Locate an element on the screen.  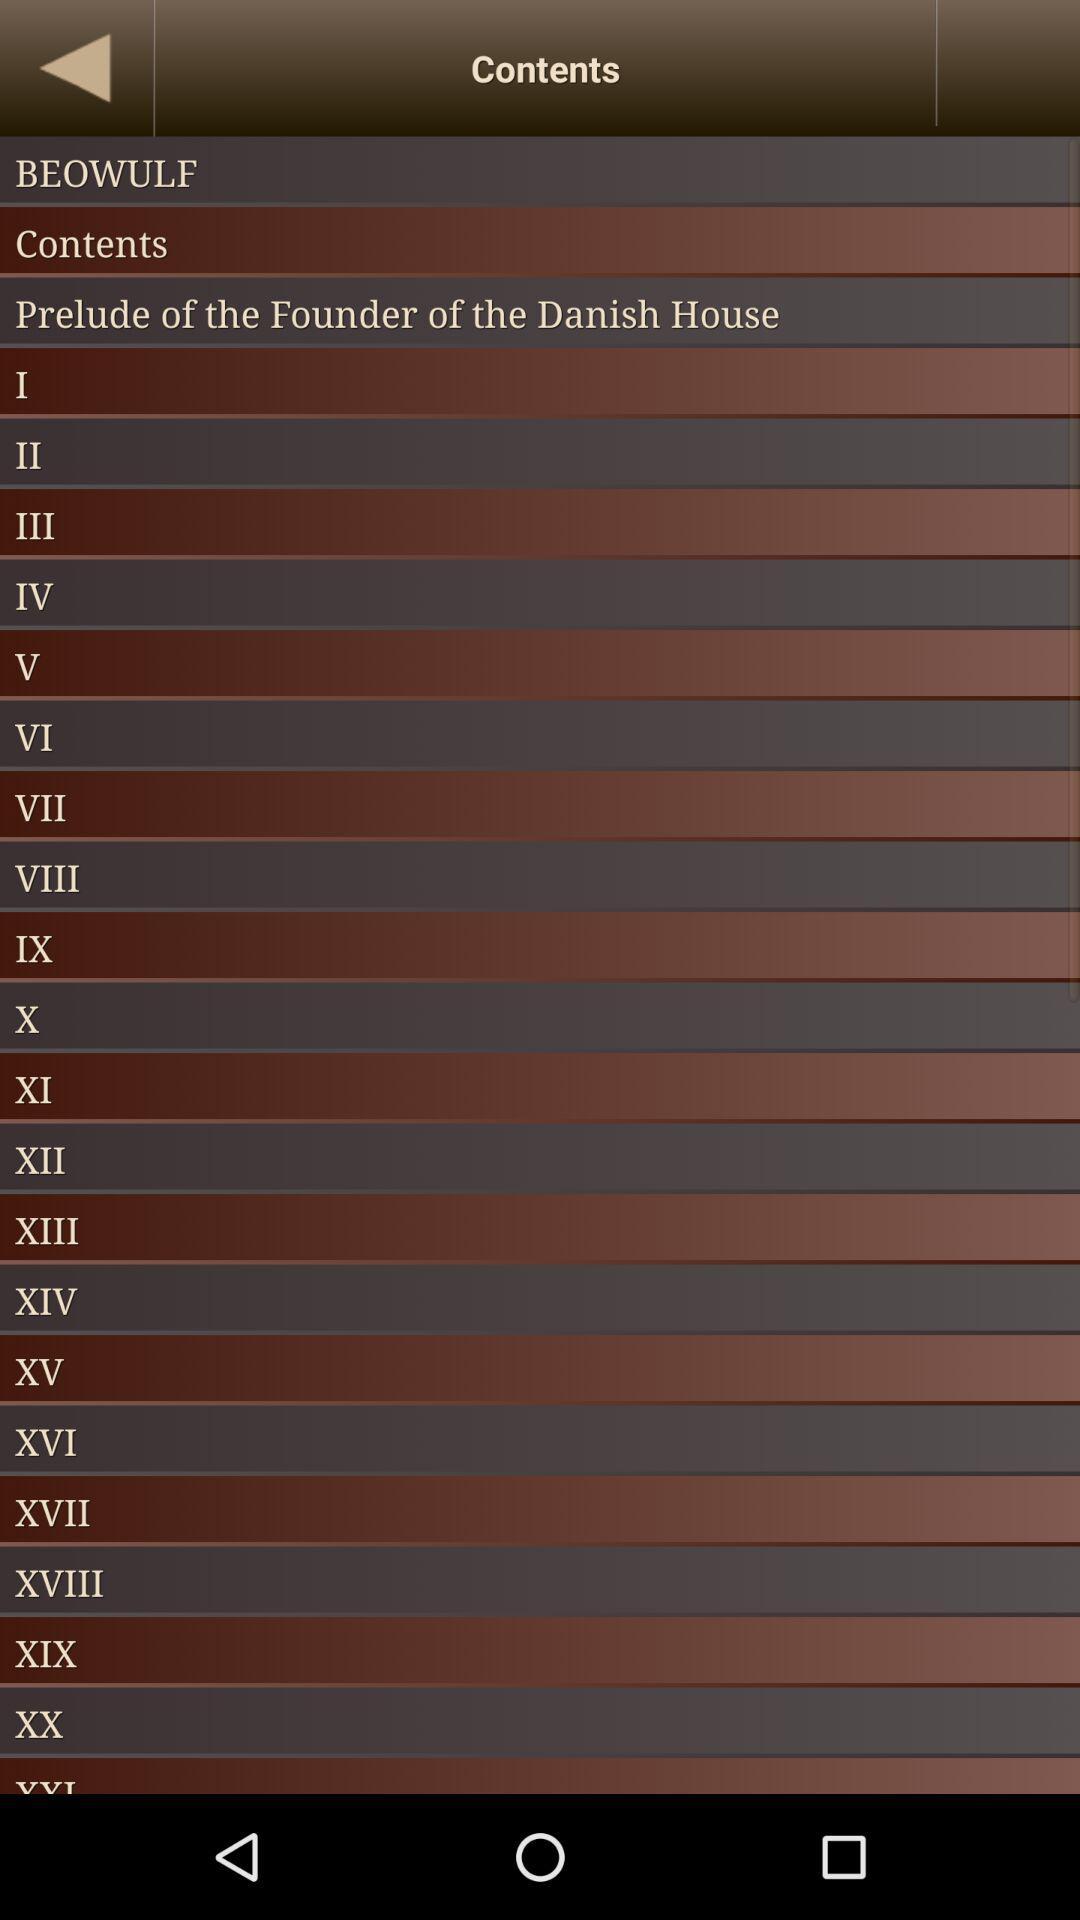
the icon above the x item is located at coordinates (540, 946).